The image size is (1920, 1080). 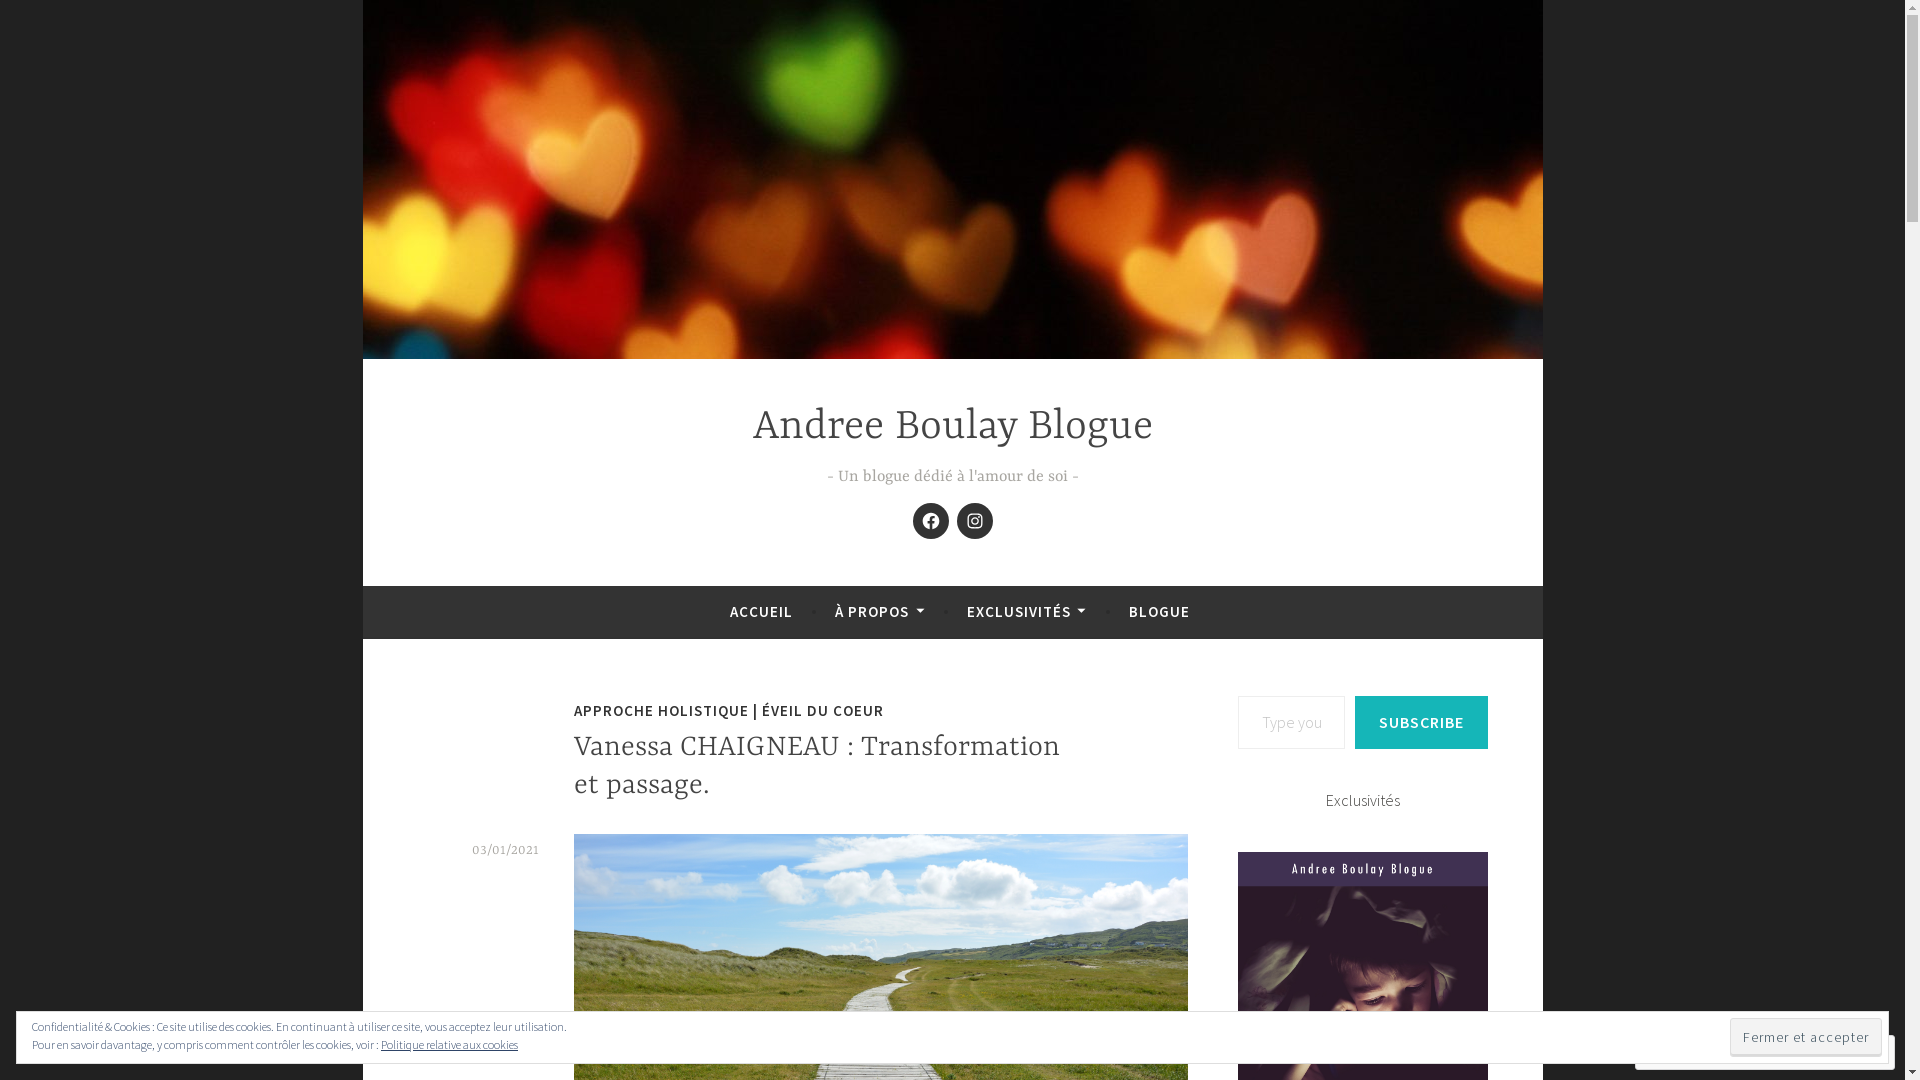 What do you see at coordinates (760, 611) in the screenshot?
I see `'ACCUEIL'` at bounding box center [760, 611].